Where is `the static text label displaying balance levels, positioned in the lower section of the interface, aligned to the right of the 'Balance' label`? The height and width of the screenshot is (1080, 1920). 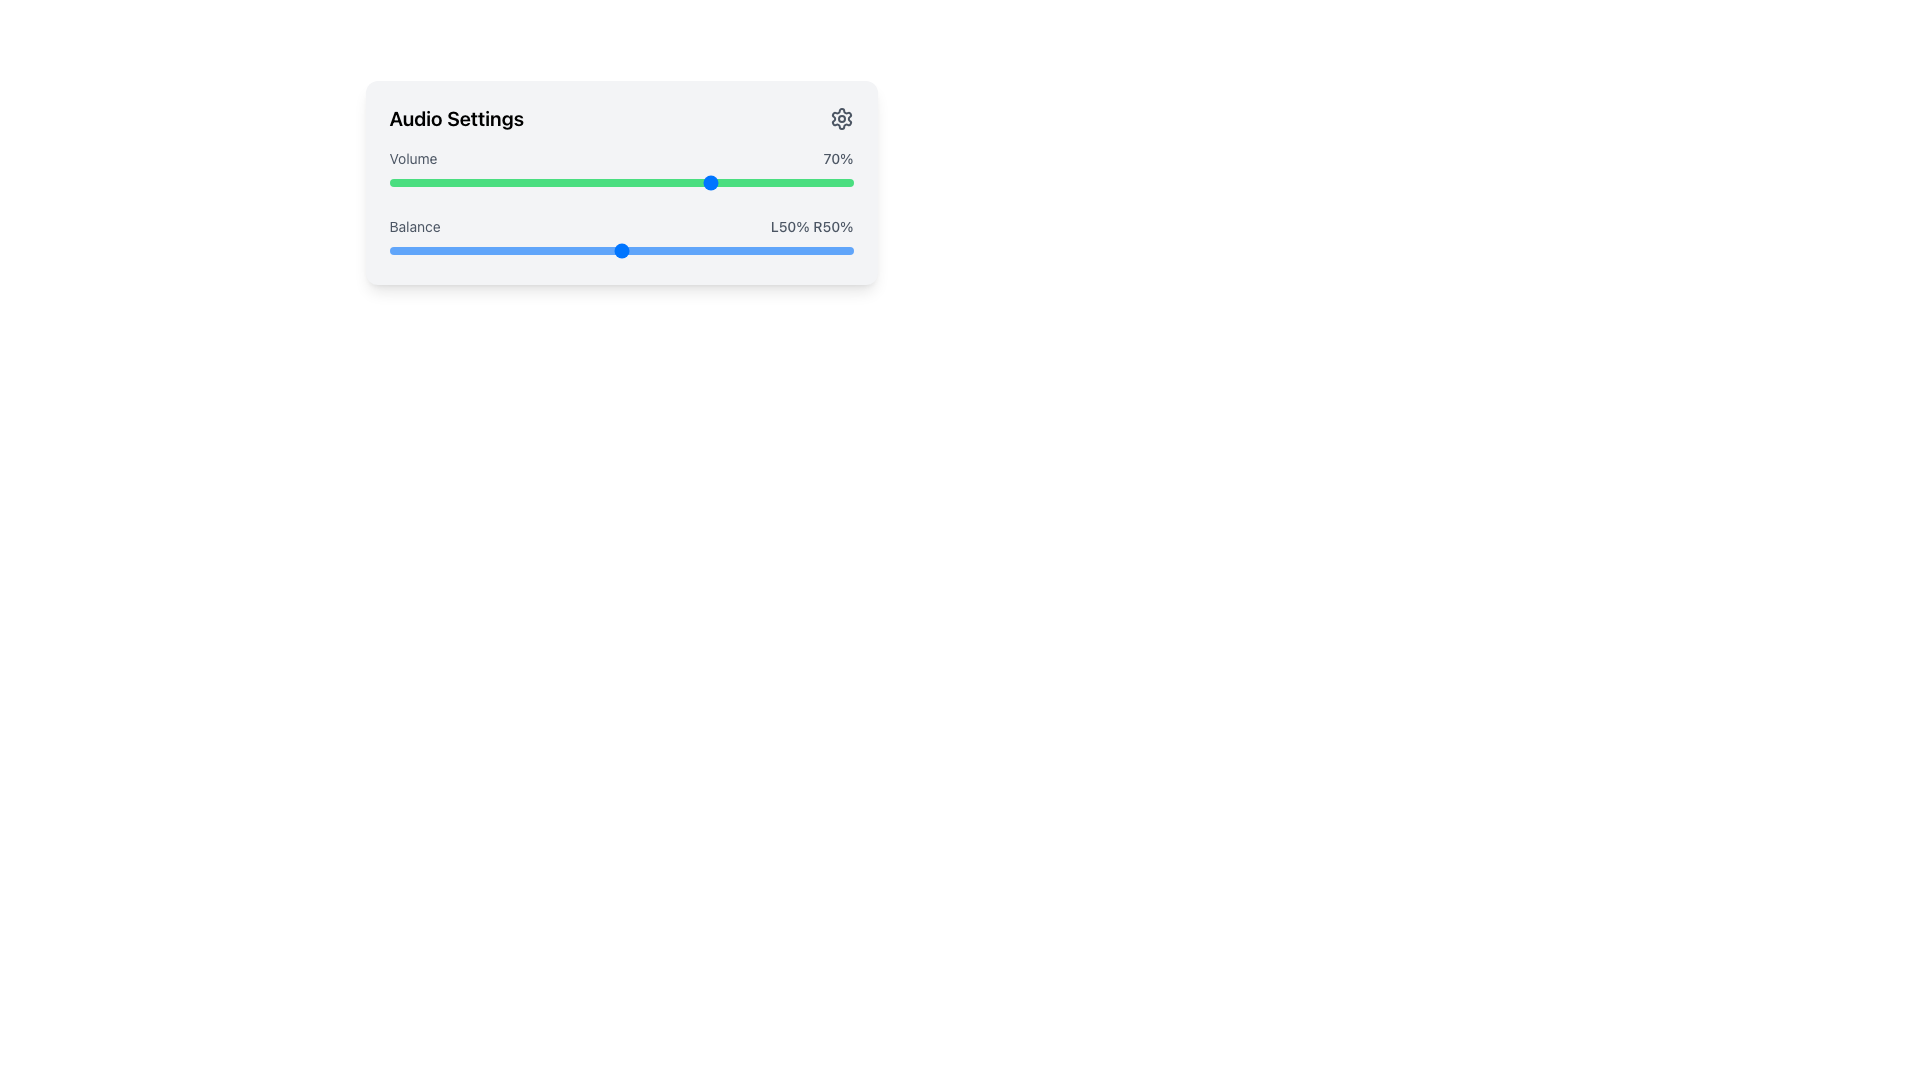
the static text label displaying balance levels, positioned in the lower section of the interface, aligned to the right of the 'Balance' label is located at coordinates (812, 226).